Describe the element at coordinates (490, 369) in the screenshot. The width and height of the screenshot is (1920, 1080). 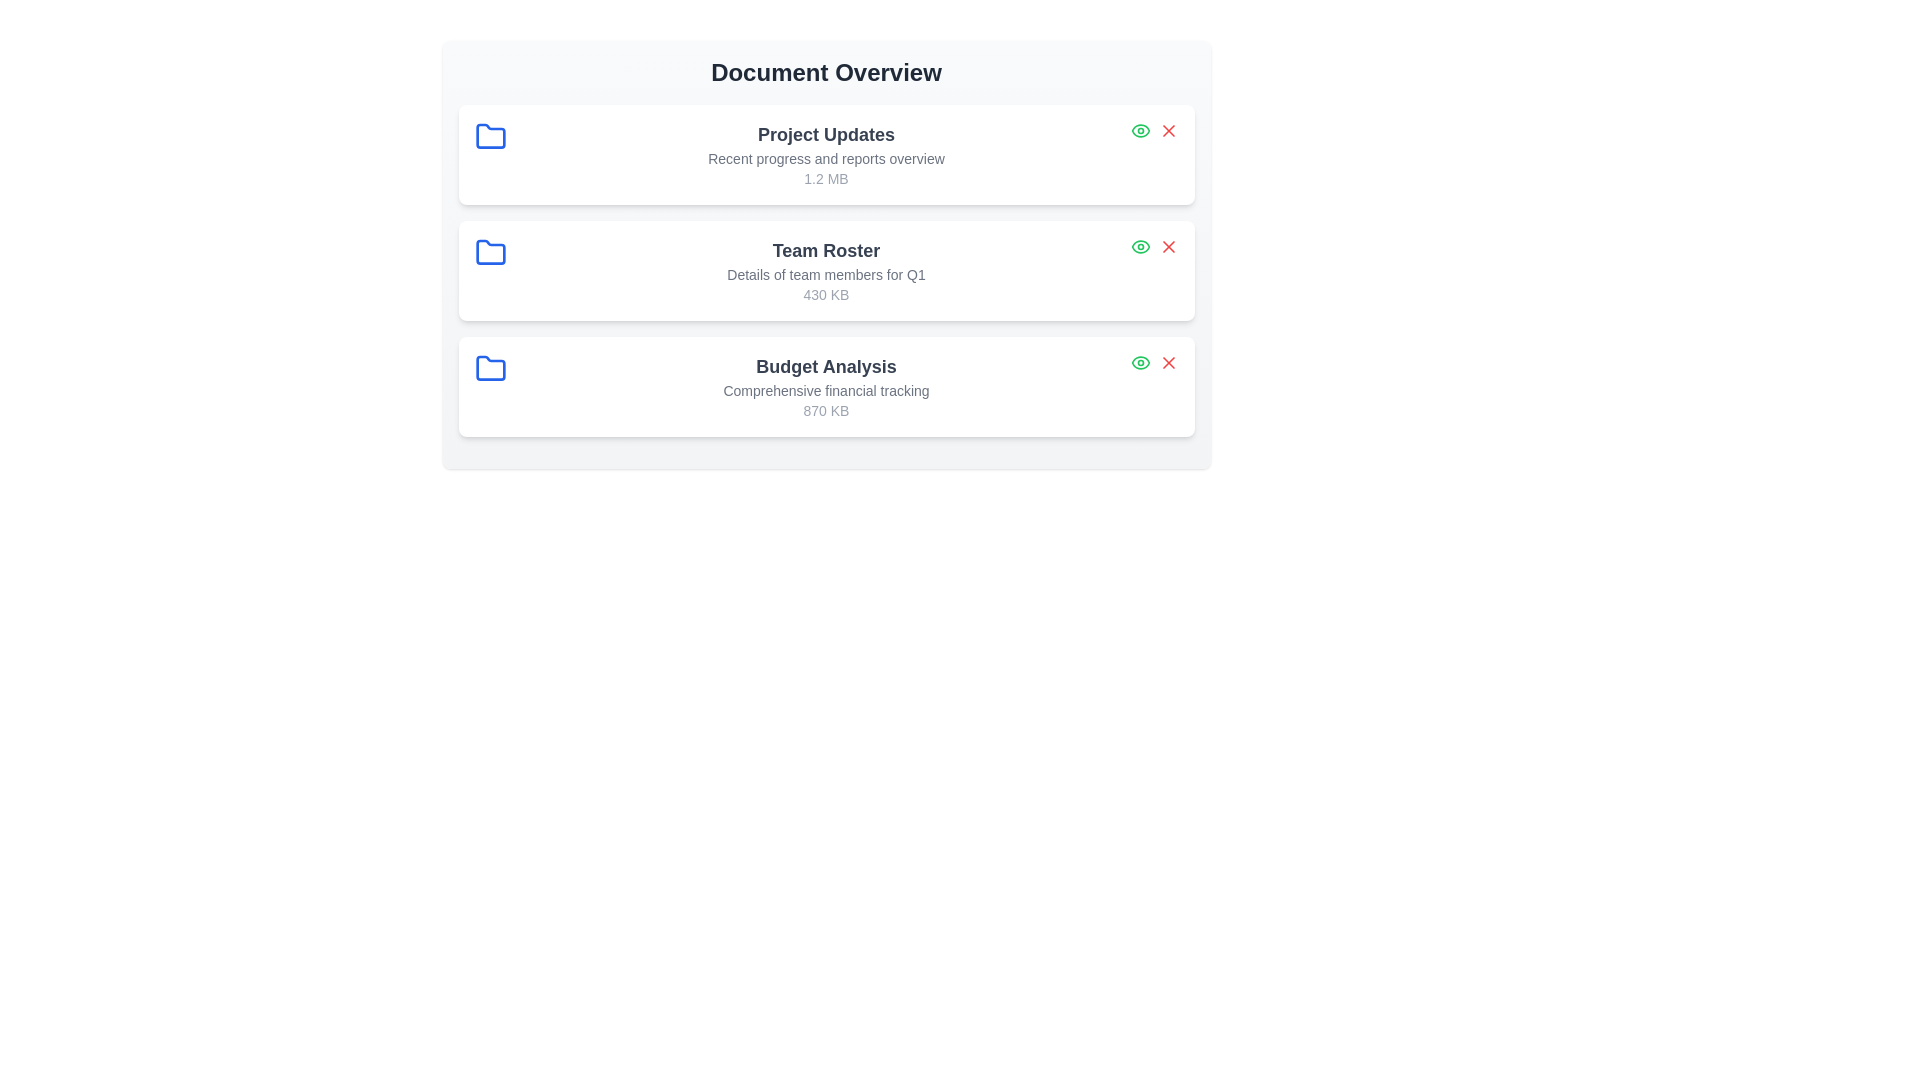
I see `the folder icon corresponding to Budget Analysis to provide visual feedback` at that location.